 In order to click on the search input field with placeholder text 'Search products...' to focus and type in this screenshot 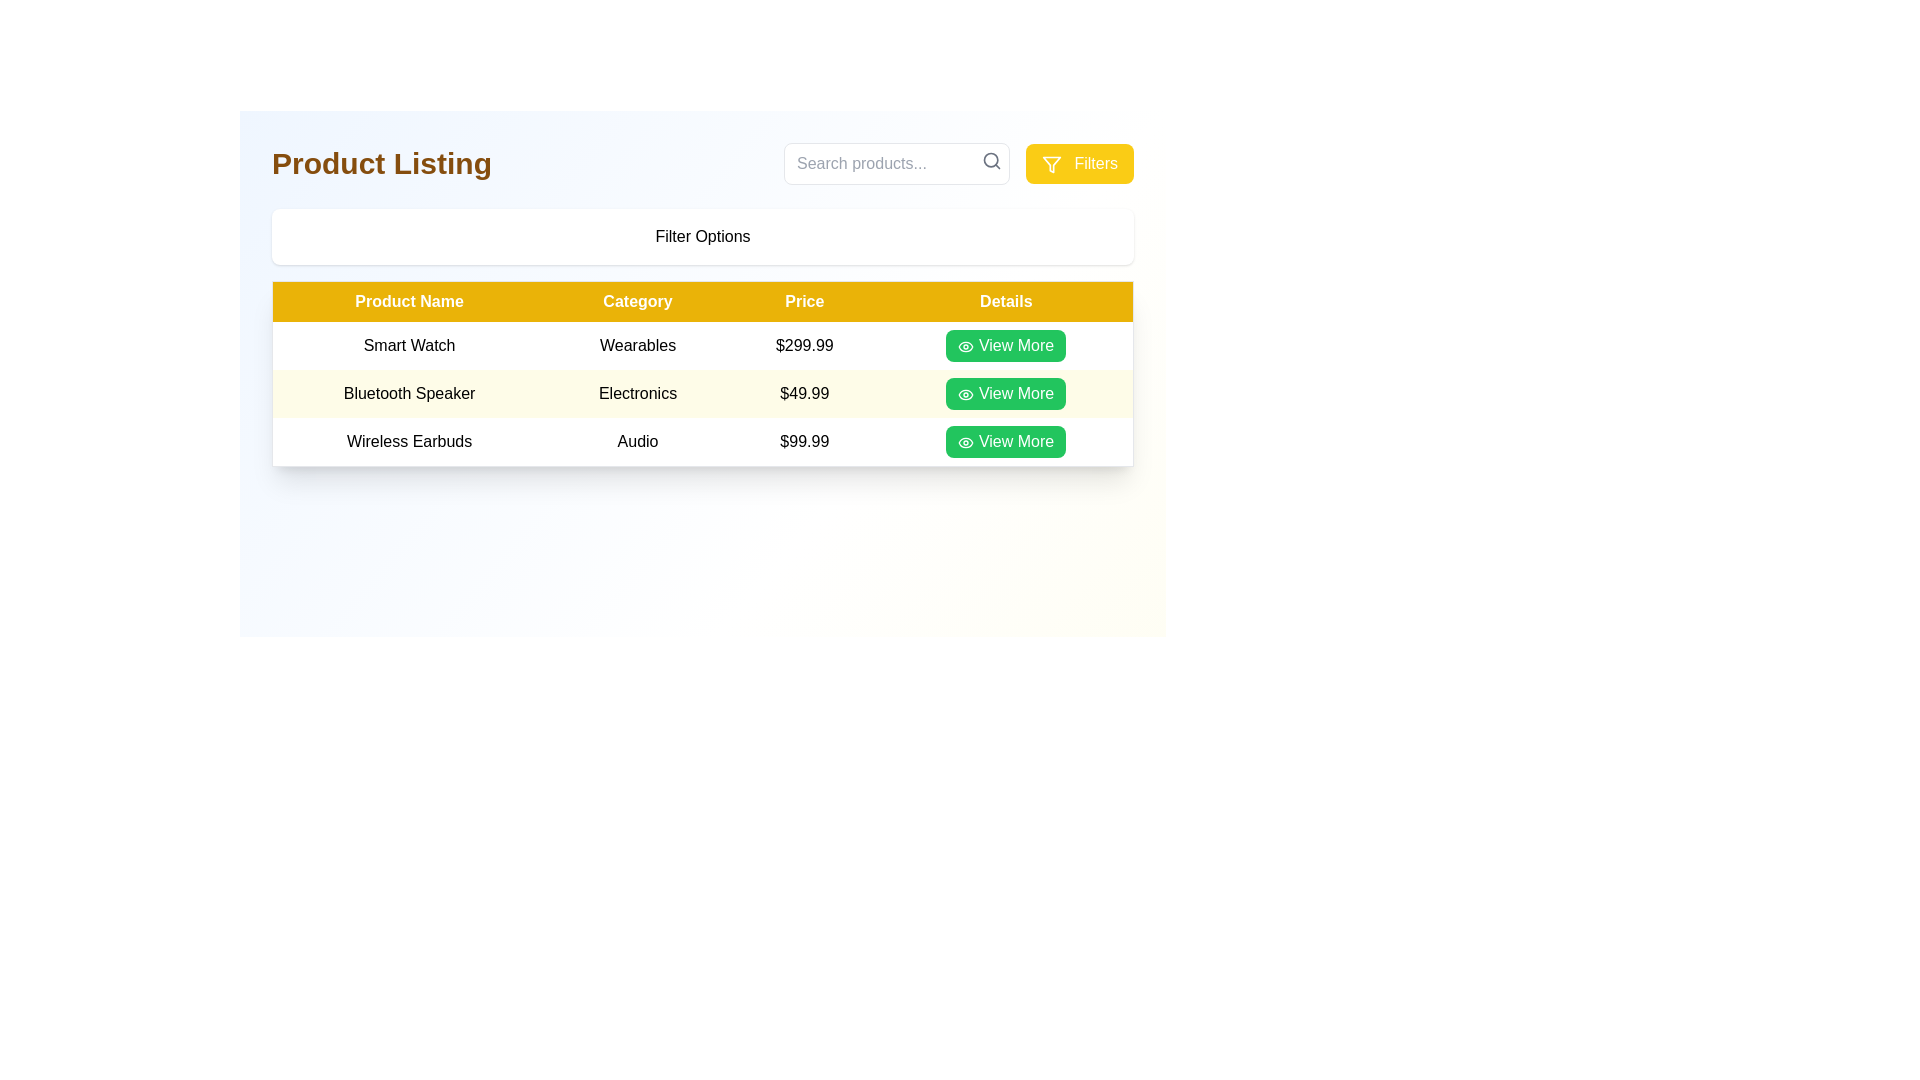, I will do `click(896, 163)`.